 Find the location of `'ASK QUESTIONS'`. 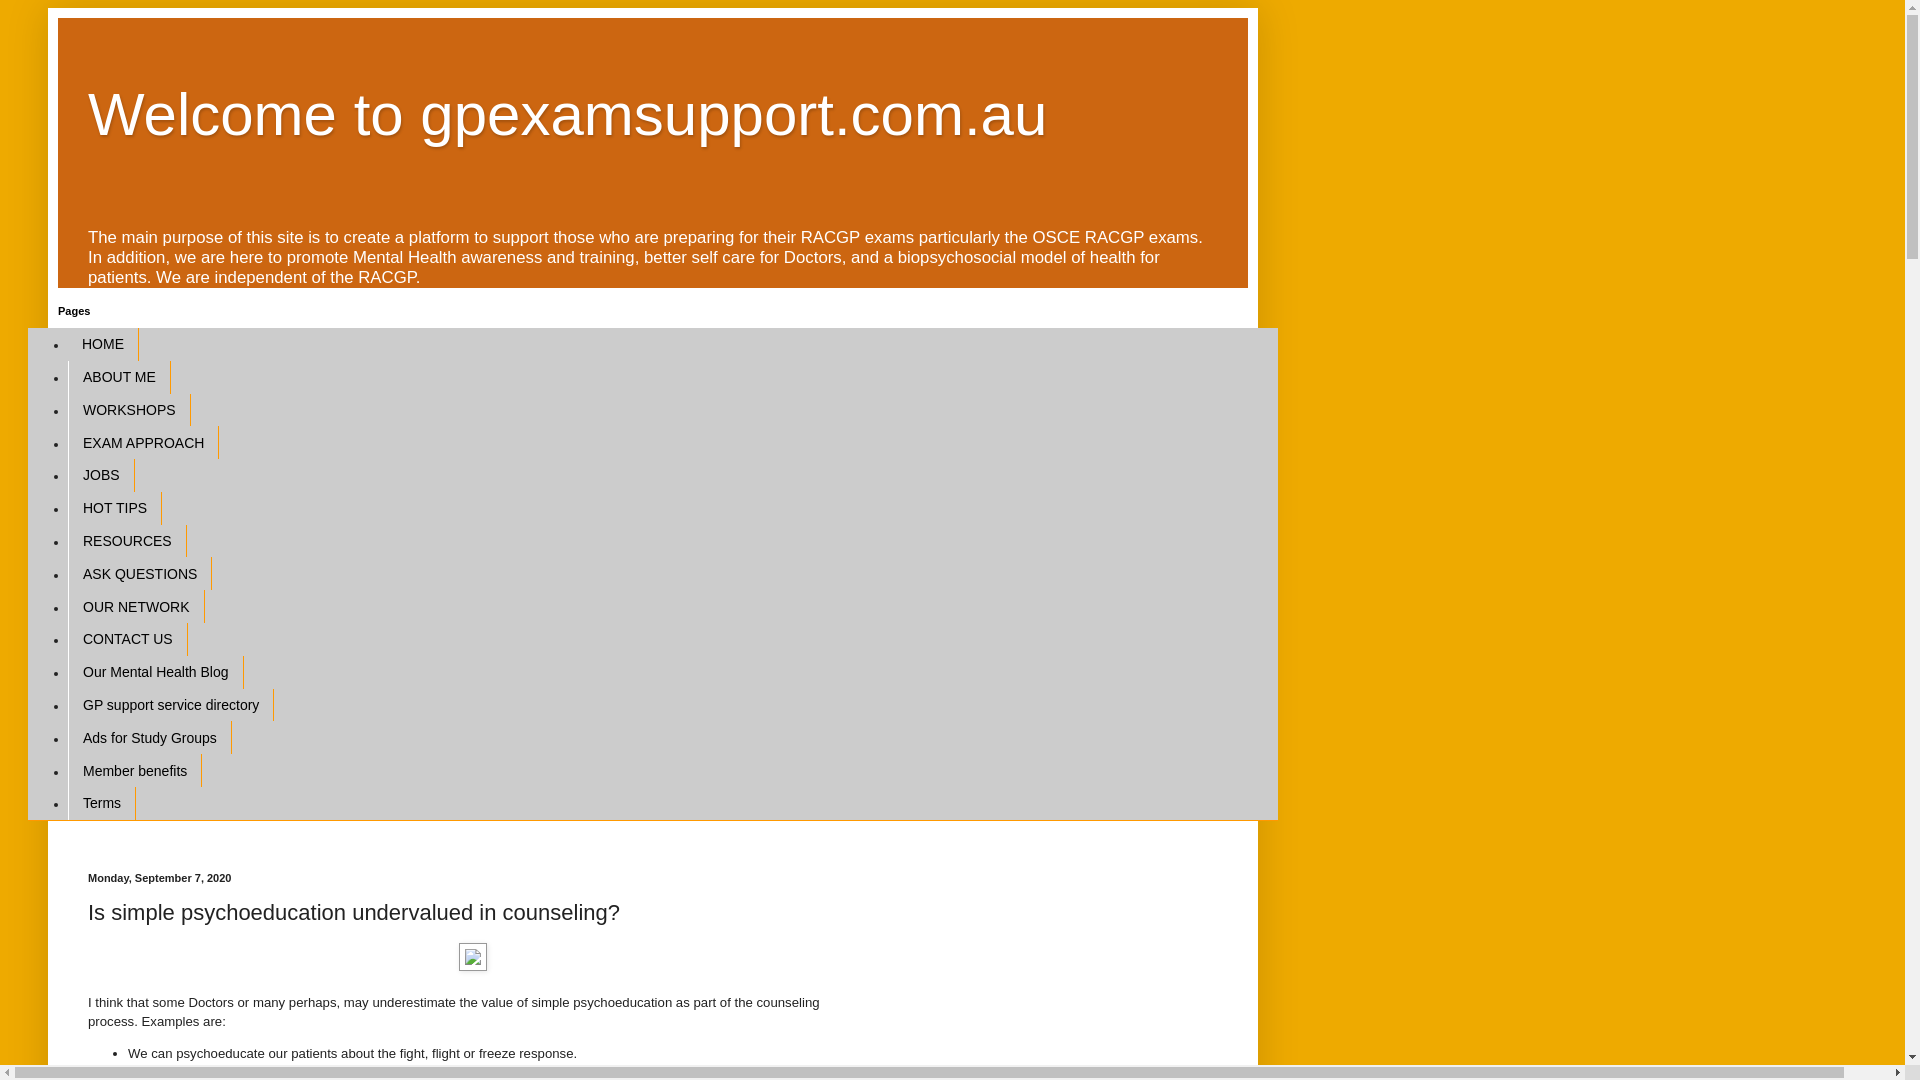

'ASK QUESTIONS' is located at coordinates (138, 573).